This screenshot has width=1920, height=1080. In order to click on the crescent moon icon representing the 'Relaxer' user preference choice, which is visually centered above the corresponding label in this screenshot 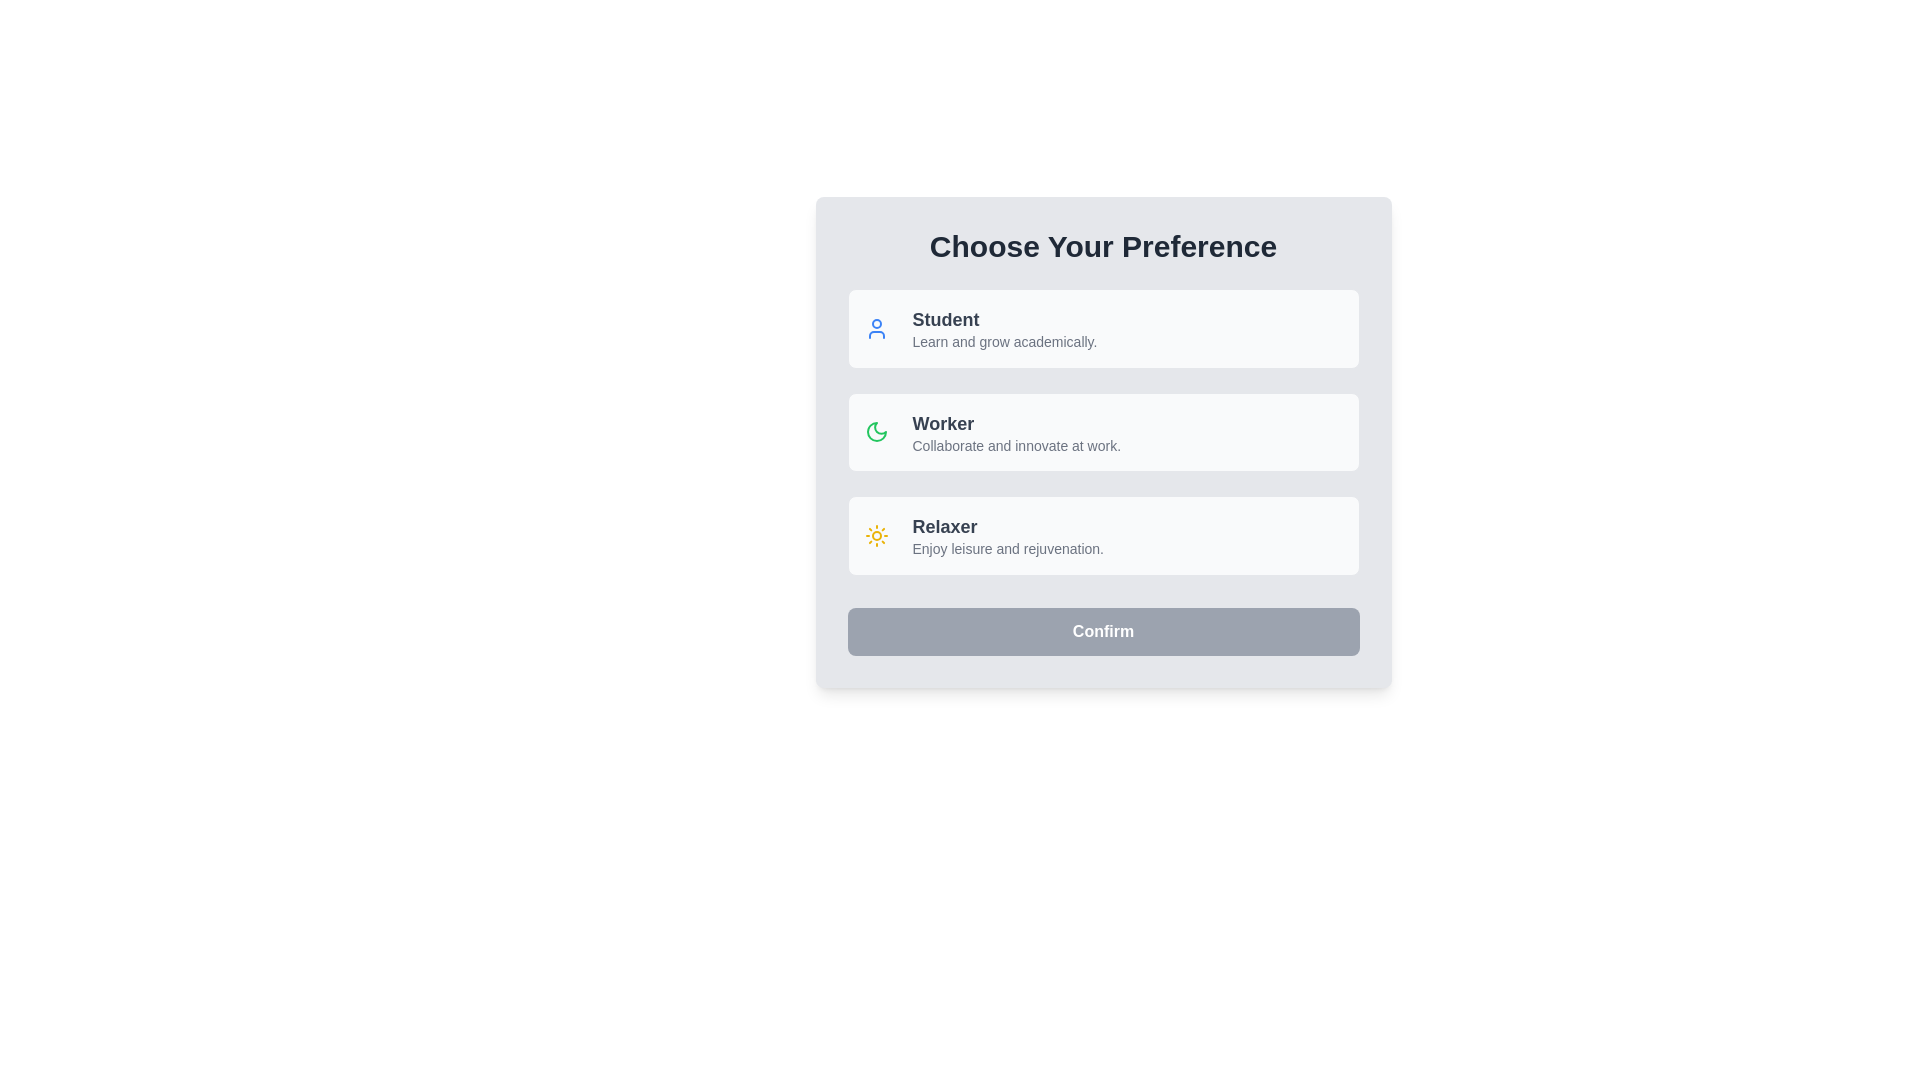, I will do `click(876, 431)`.